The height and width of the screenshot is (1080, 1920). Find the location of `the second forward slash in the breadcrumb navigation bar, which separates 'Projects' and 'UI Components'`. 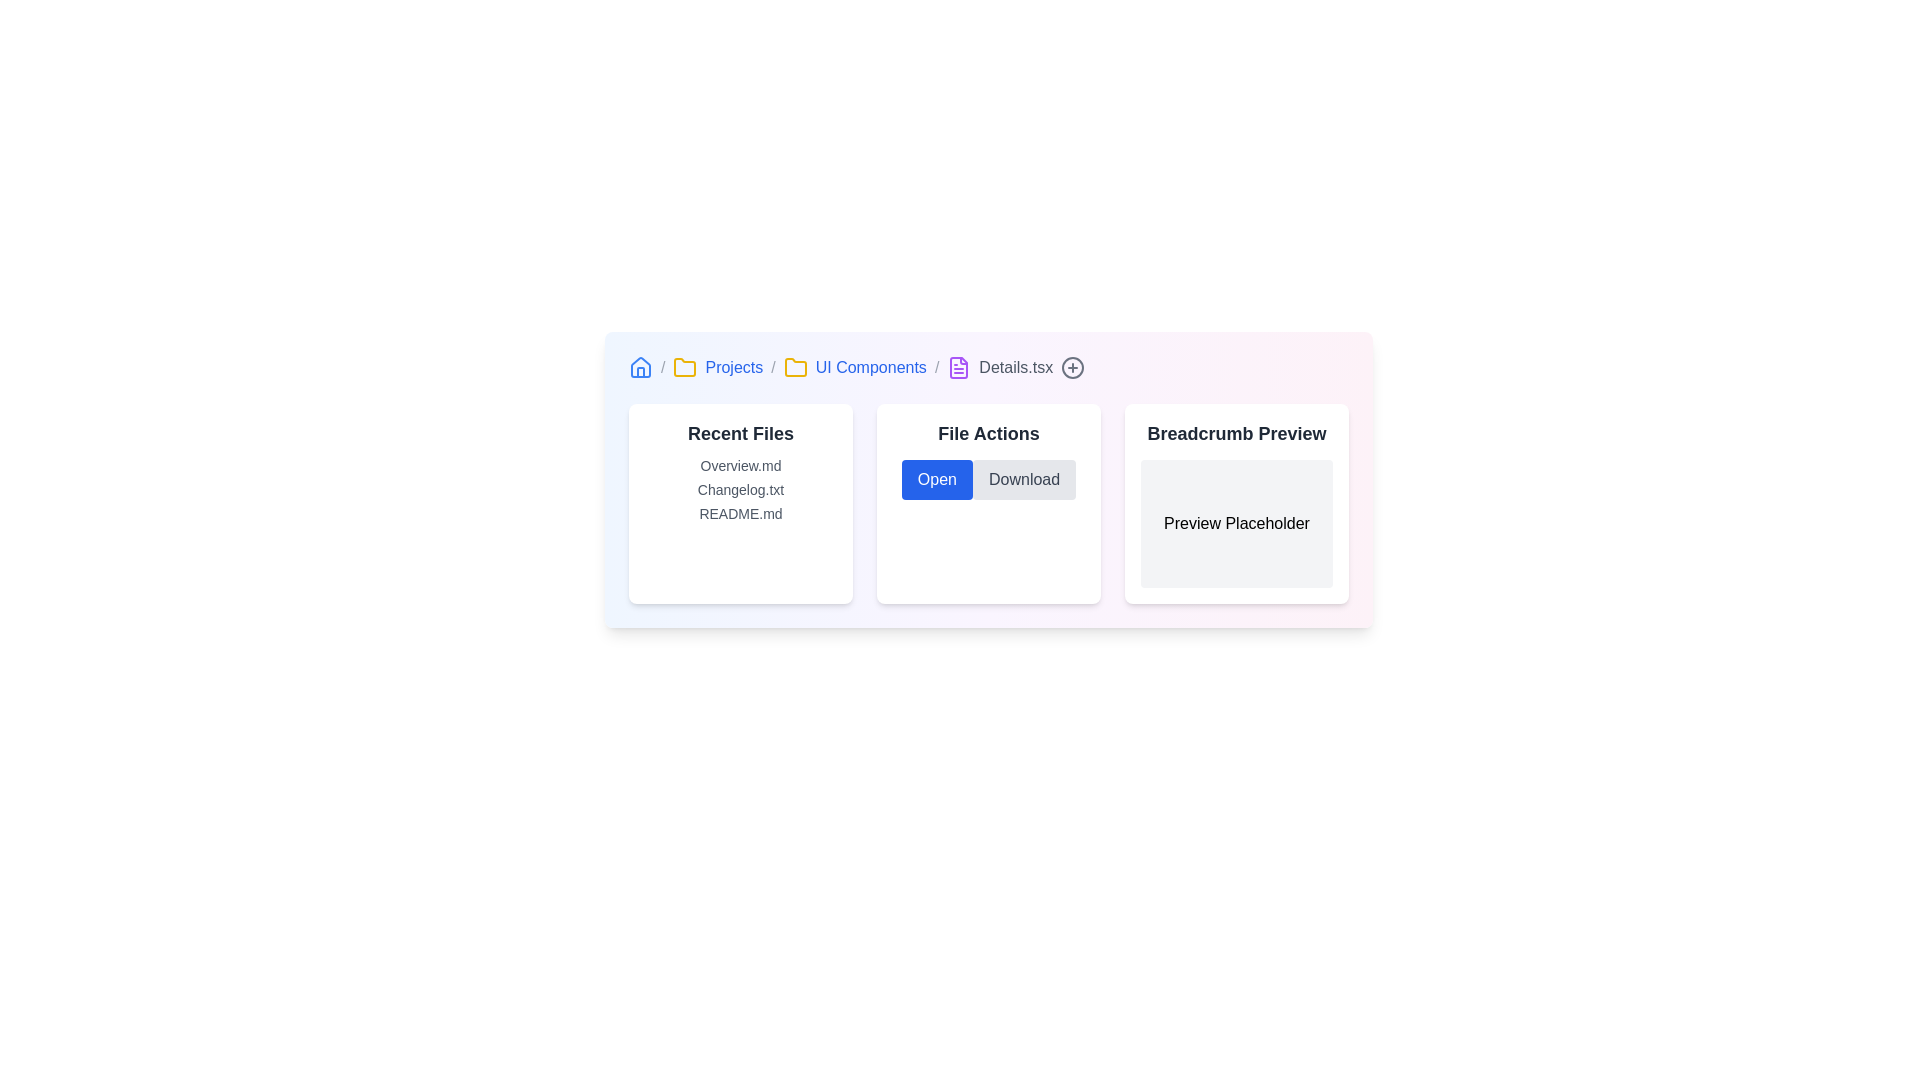

the second forward slash in the breadcrumb navigation bar, which separates 'Projects' and 'UI Components' is located at coordinates (772, 367).